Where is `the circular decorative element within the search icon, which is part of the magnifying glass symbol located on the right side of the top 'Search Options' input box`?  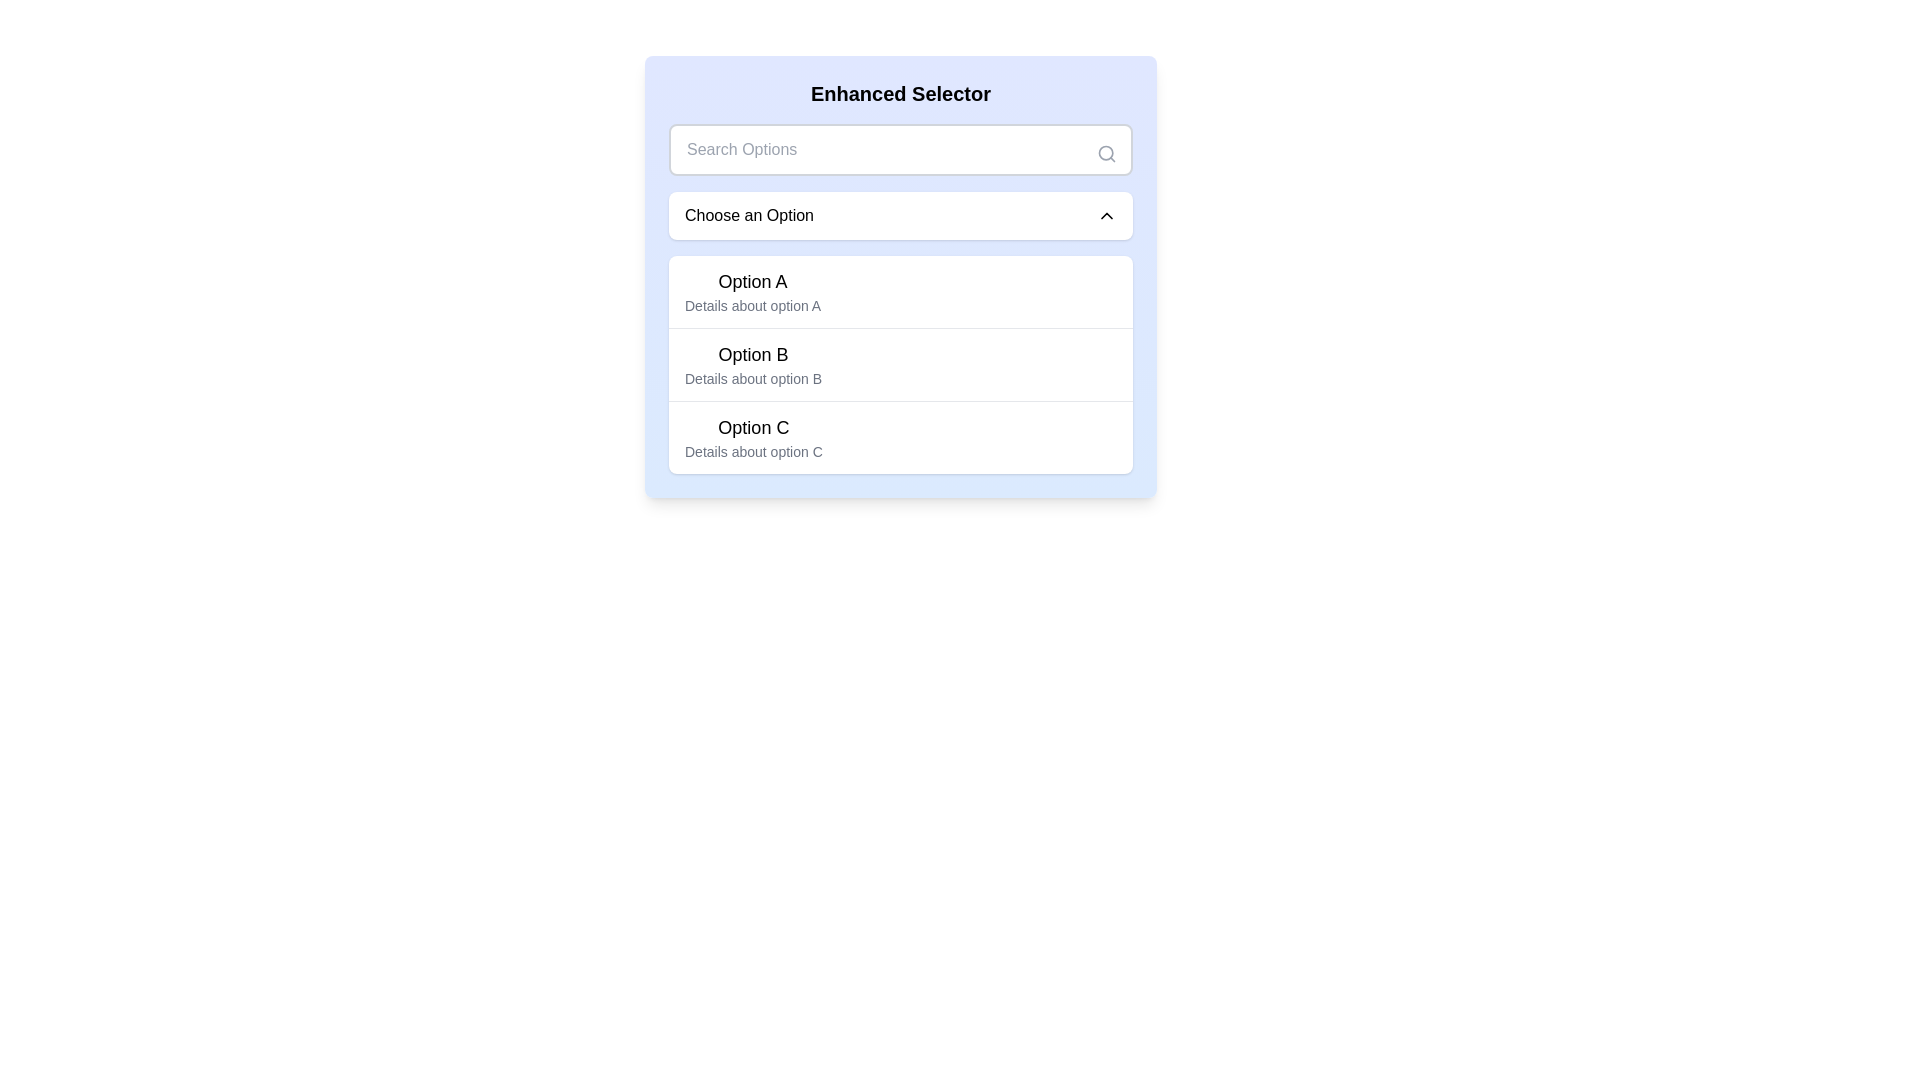
the circular decorative element within the search icon, which is part of the magnifying glass symbol located on the right side of the top 'Search Options' input box is located at coordinates (1105, 152).